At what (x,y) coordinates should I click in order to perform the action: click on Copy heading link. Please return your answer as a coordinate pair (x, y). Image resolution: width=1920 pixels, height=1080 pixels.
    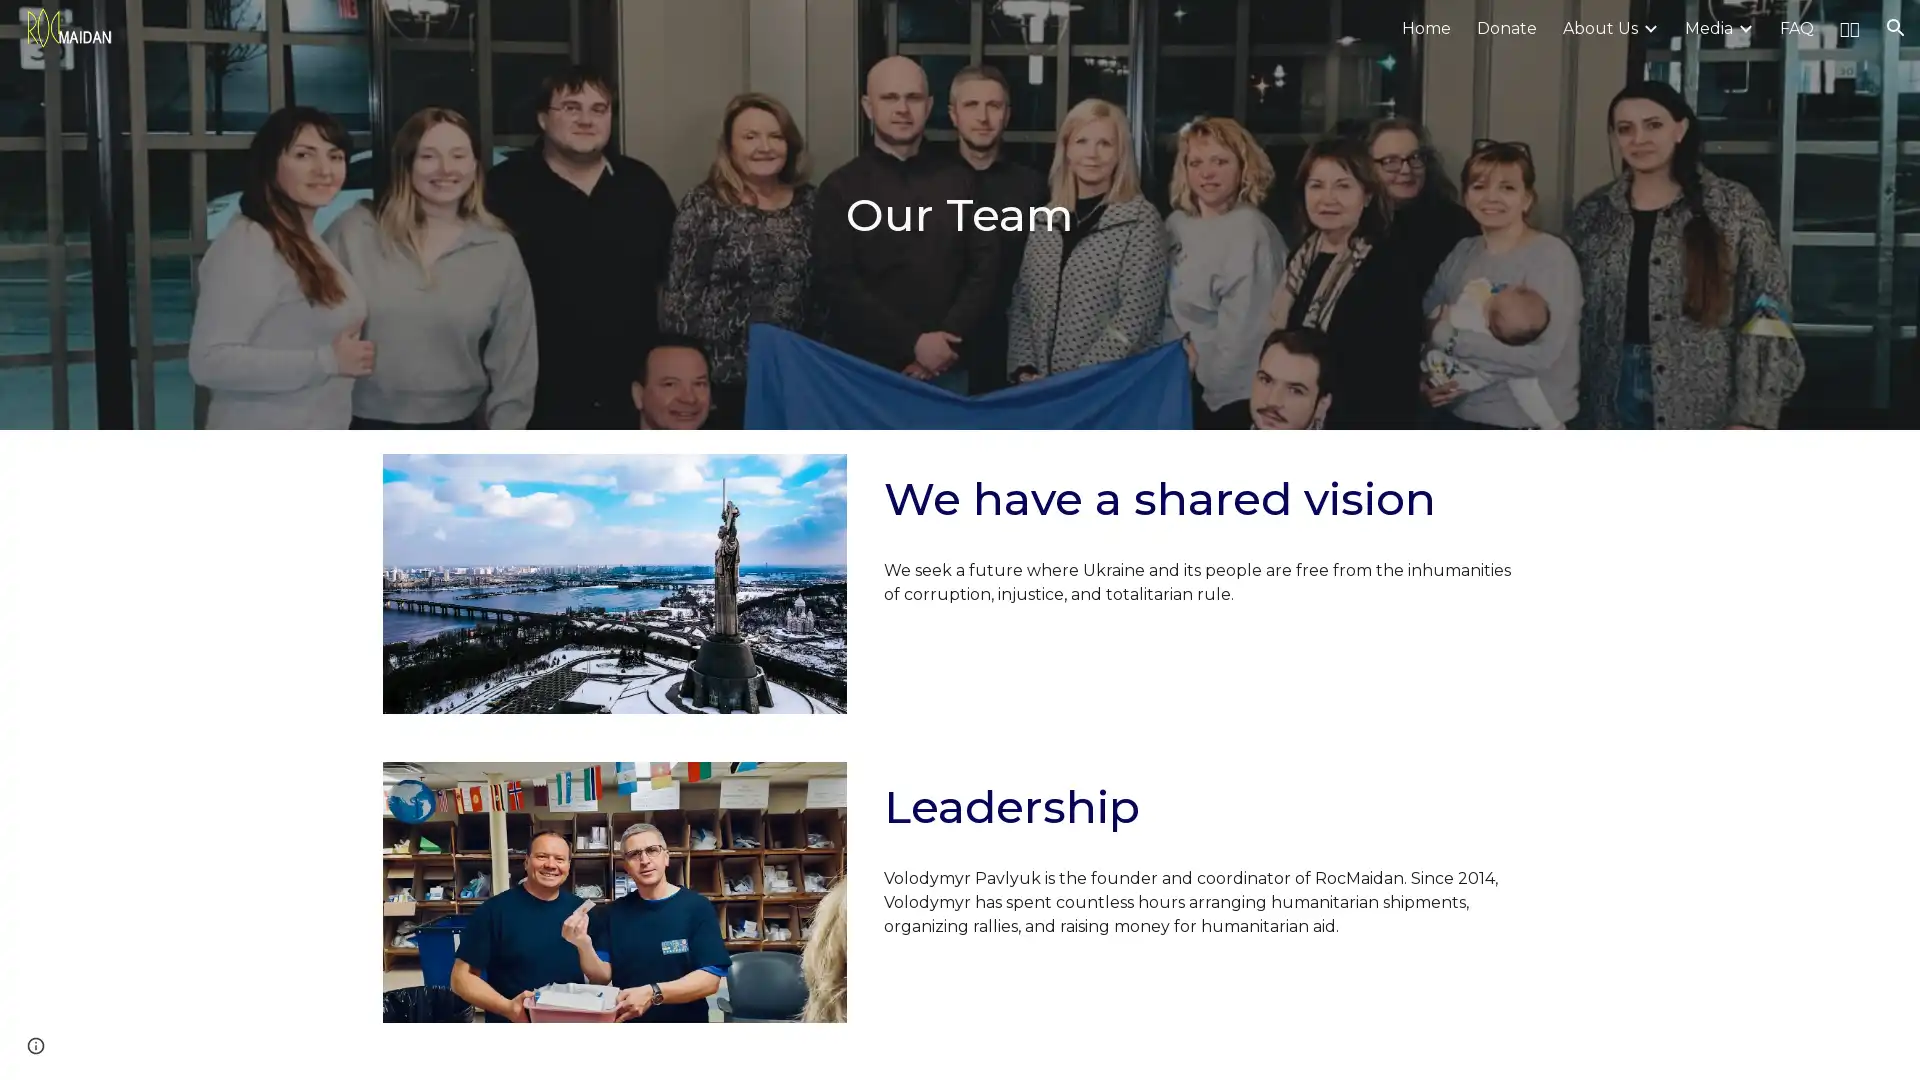
    Looking at the image, I should click on (1162, 805).